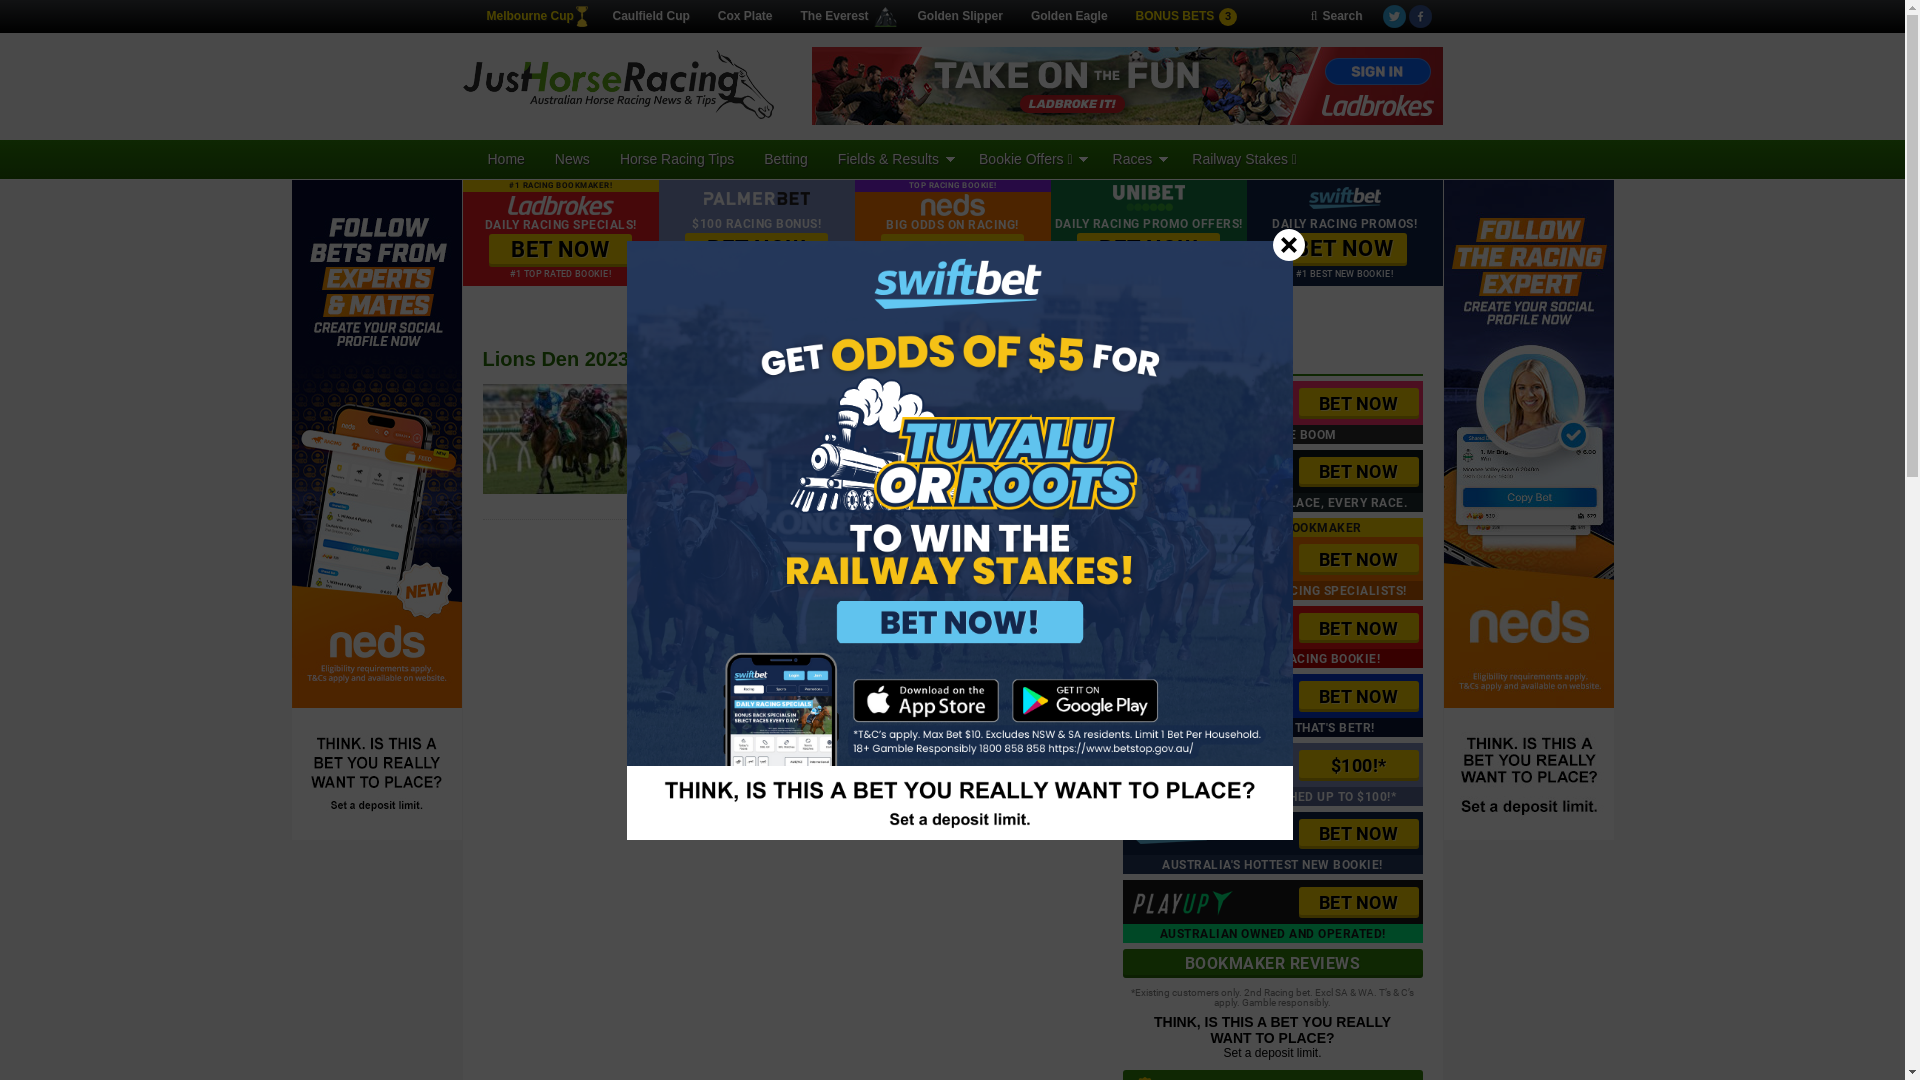 This screenshot has width=1920, height=1080. I want to click on 'BET NOW, so click(1271, 911).